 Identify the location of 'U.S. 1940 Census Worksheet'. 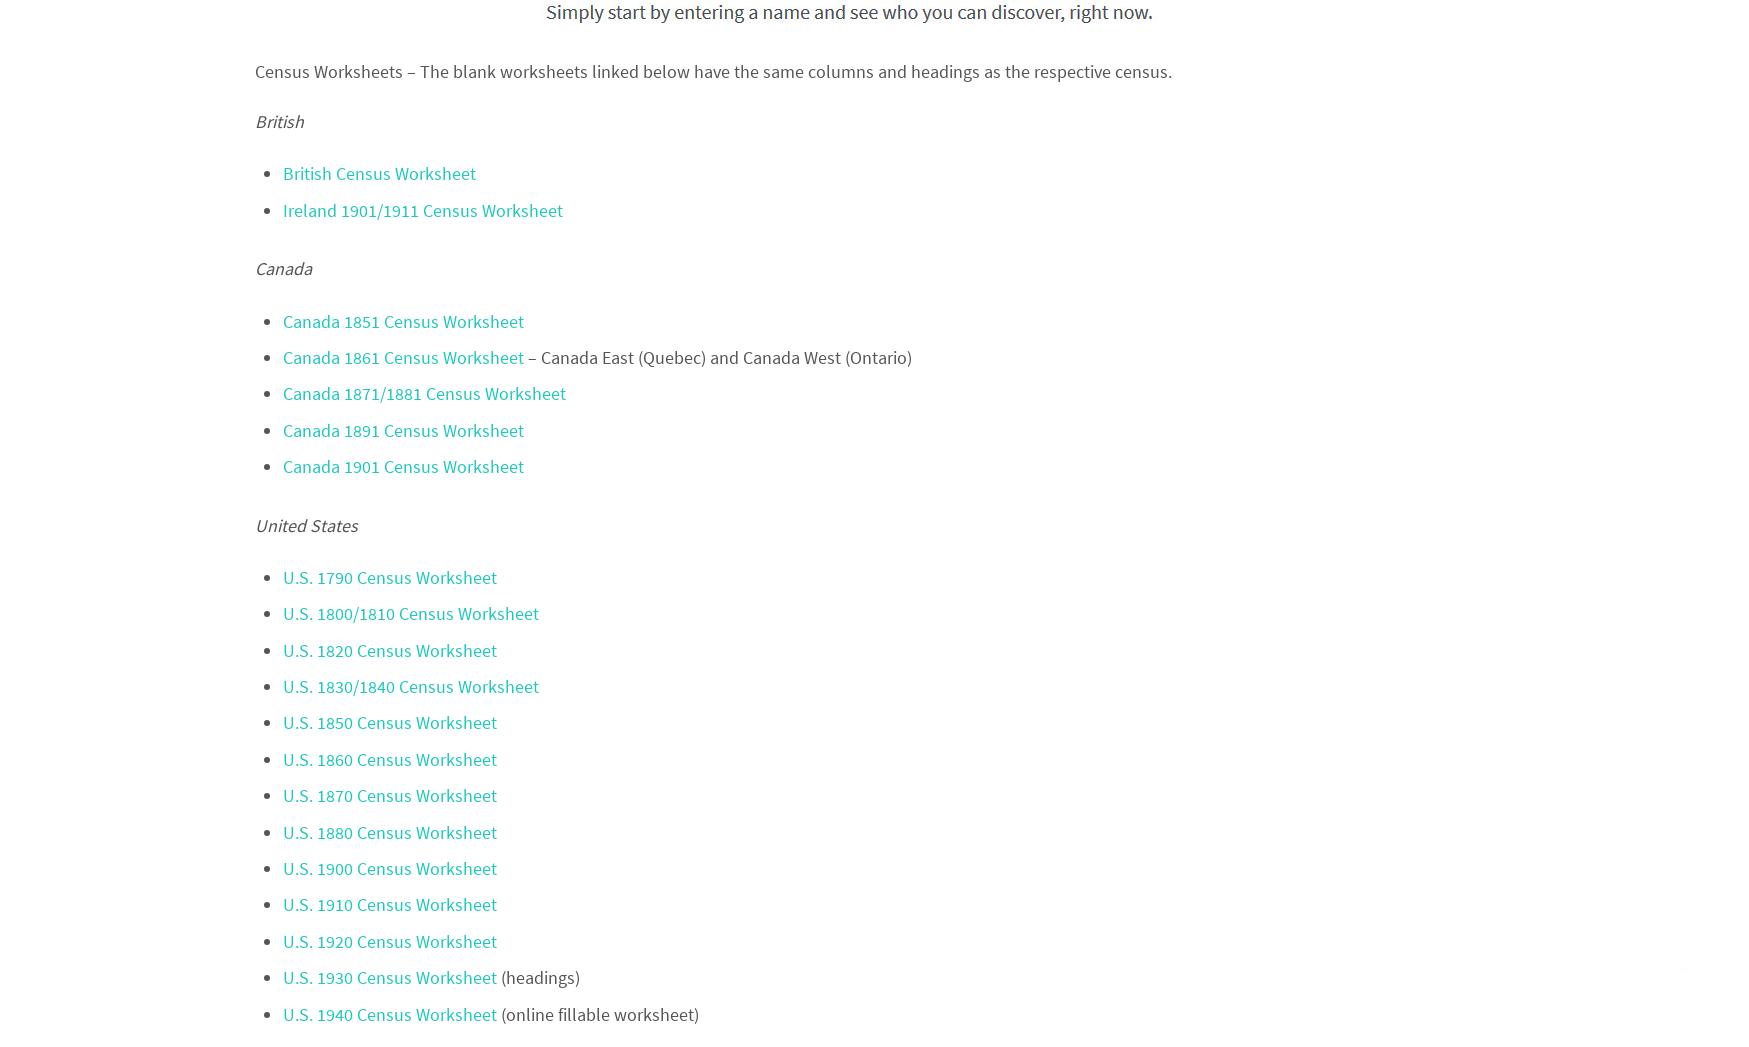
(390, 1013).